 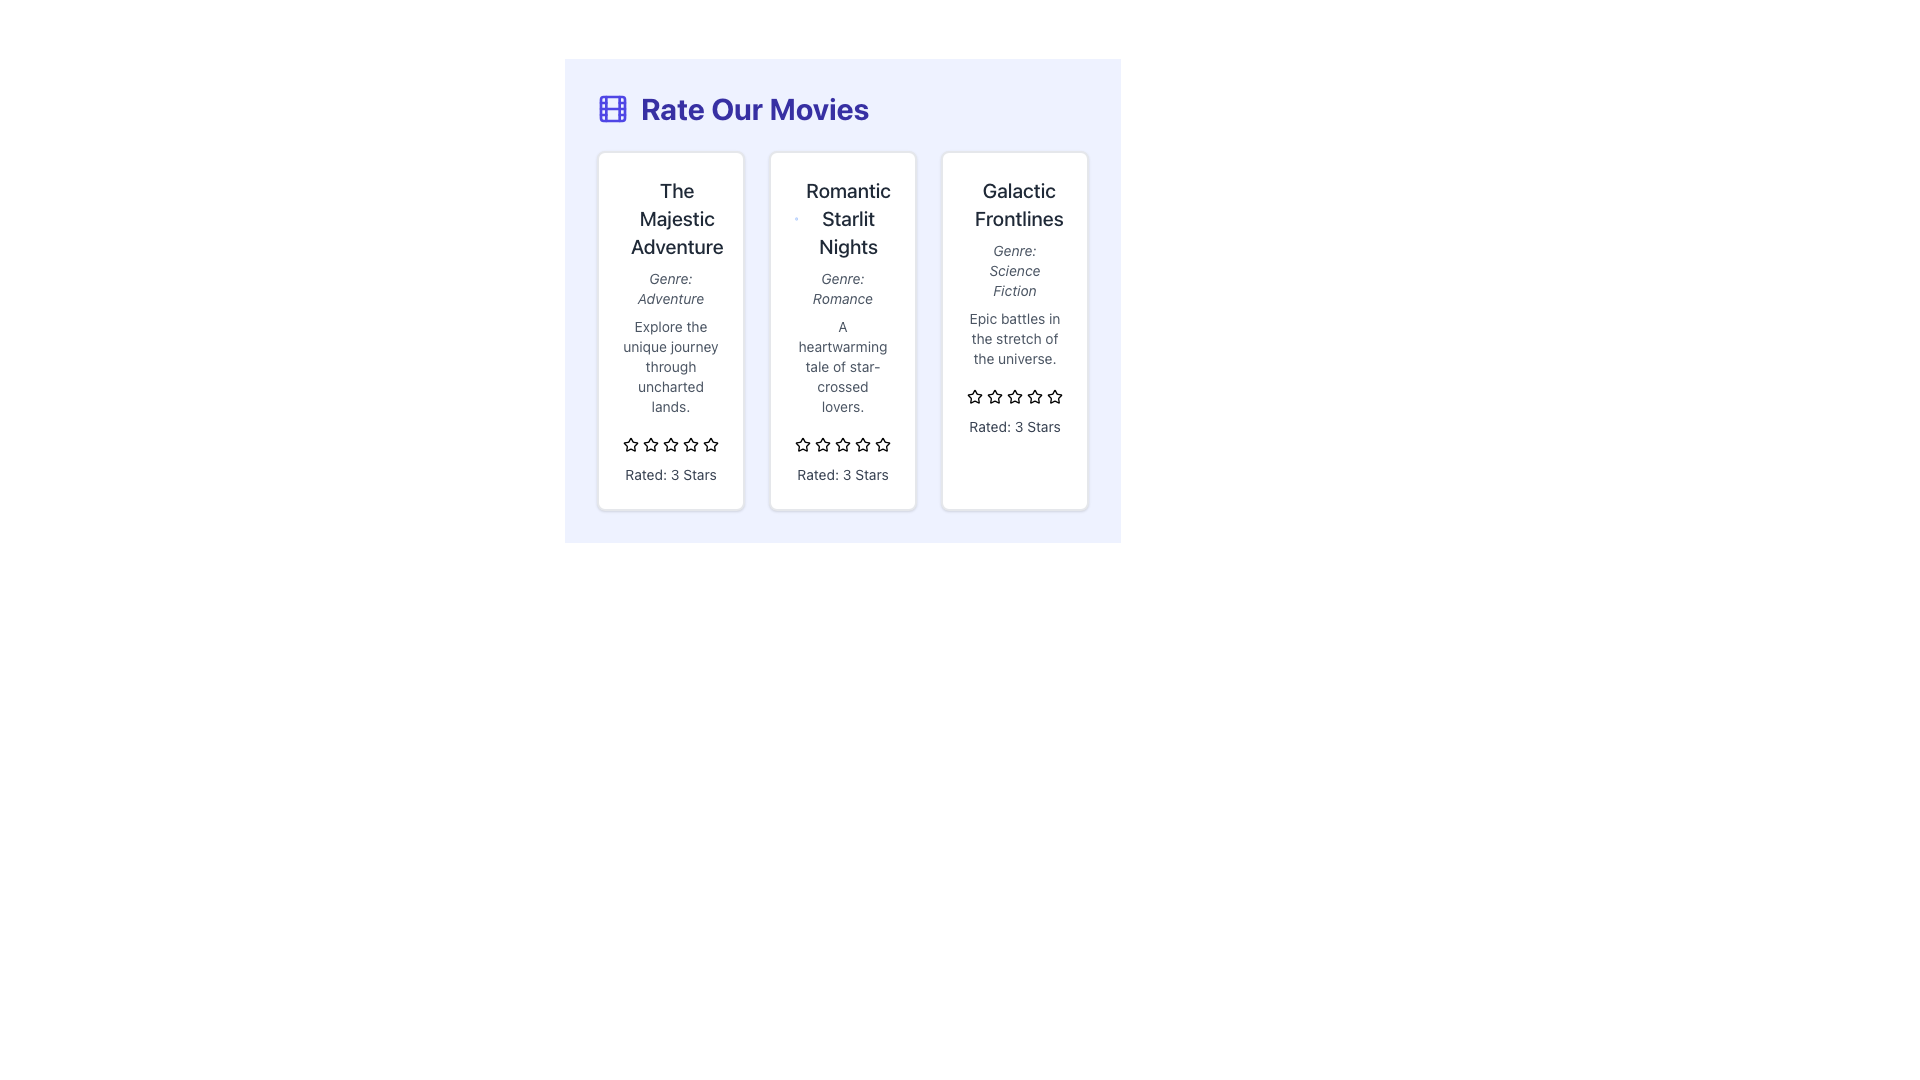 What do you see at coordinates (671, 366) in the screenshot?
I see `the static text providing descriptive information about the movie, located below 'Genre: Adventure' and above the rating stars in the first visual card` at bounding box center [671, 366].